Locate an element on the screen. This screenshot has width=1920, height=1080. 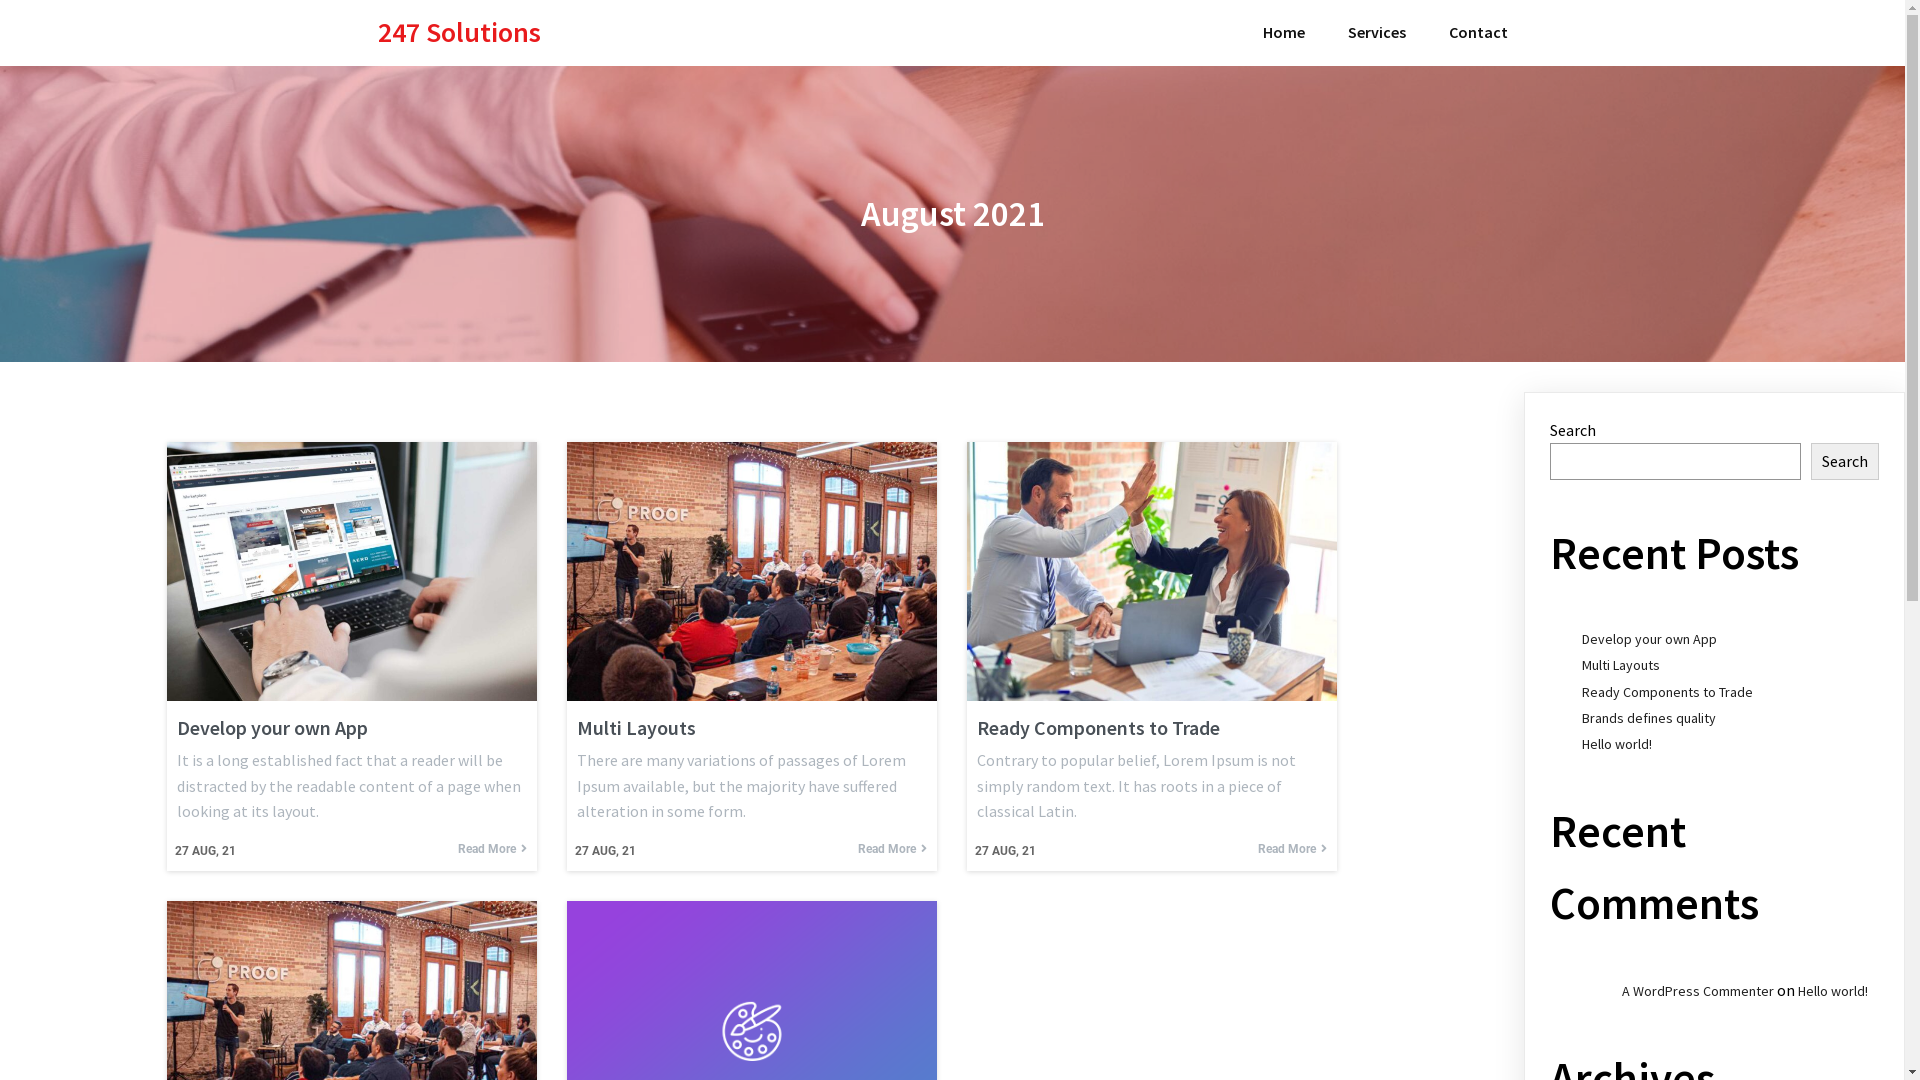
'Hello world!' is located at coordinates (1617, 744).